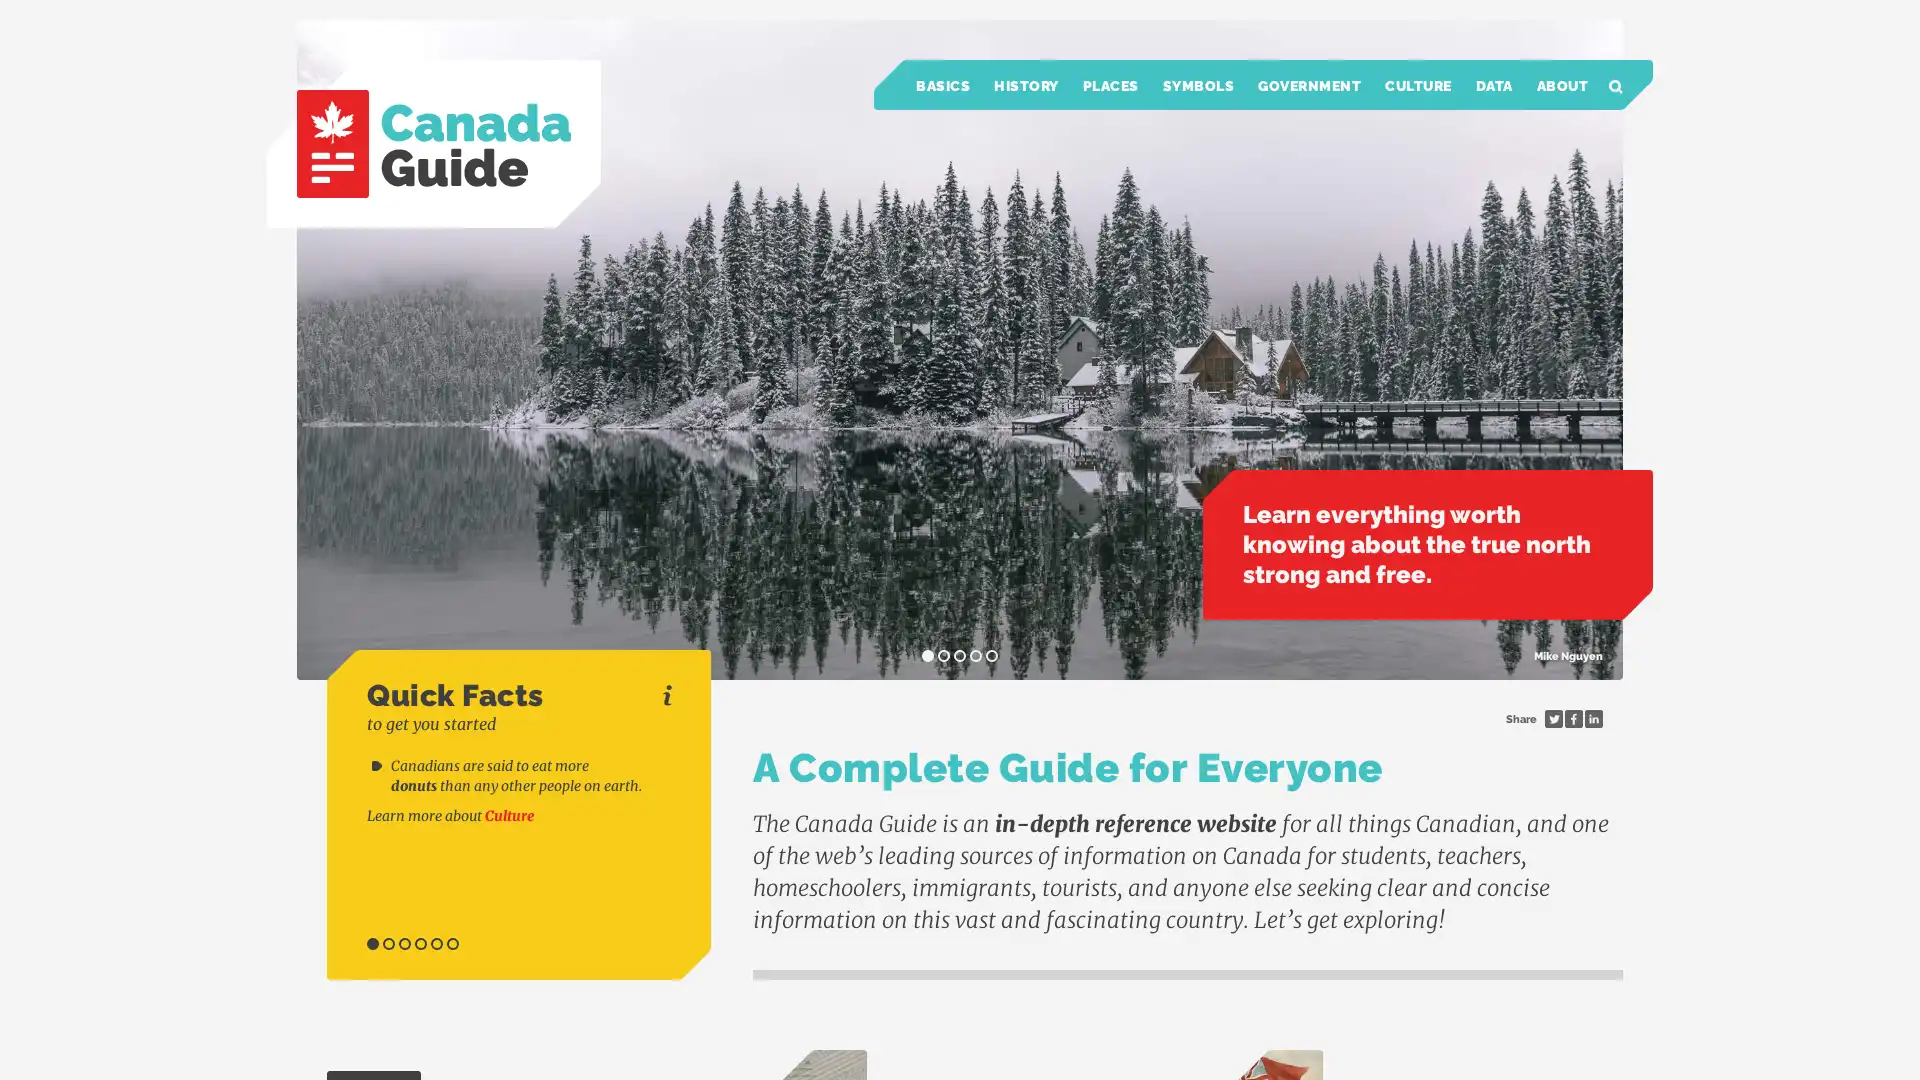 This screenshot has width=1920, height=1080. I want to click on Go to slide 2, so click(388, 944).